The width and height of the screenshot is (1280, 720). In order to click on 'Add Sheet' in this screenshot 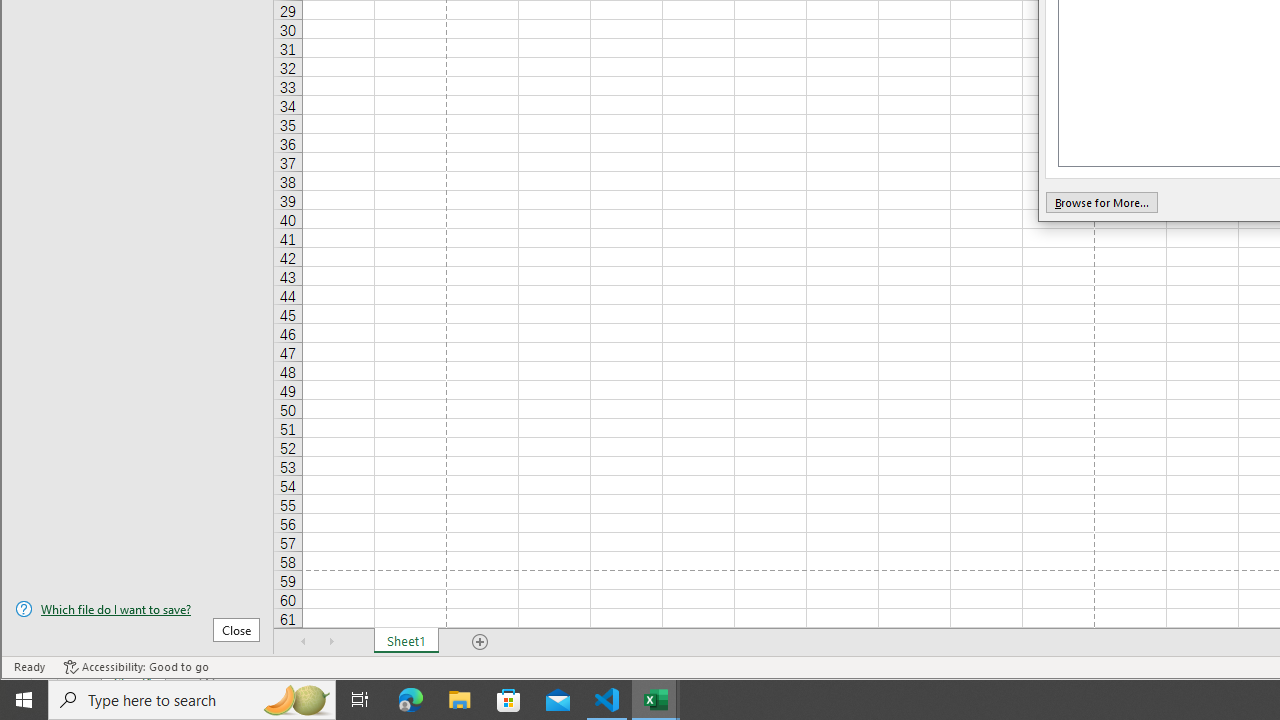, I will do `click(481, 641)`.